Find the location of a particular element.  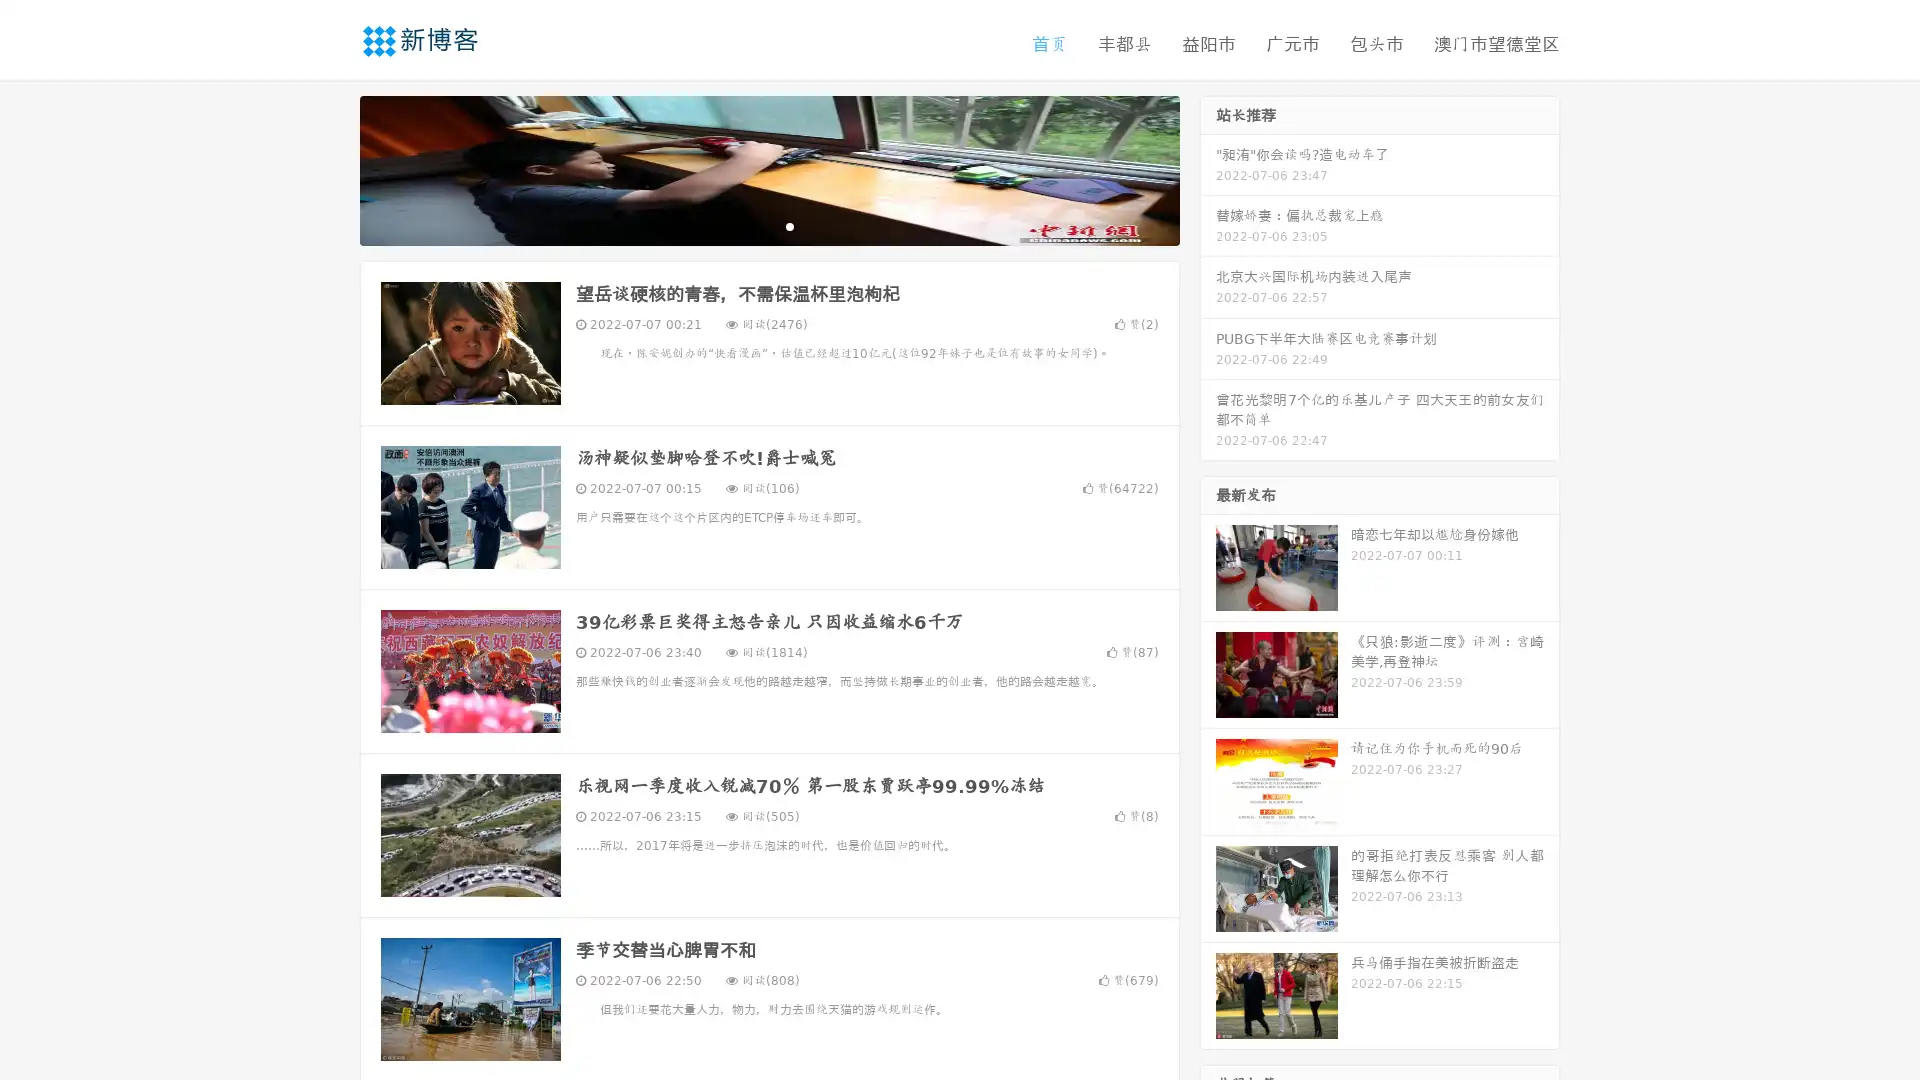

Go to slide 1 is located at coordinates (748, 225).